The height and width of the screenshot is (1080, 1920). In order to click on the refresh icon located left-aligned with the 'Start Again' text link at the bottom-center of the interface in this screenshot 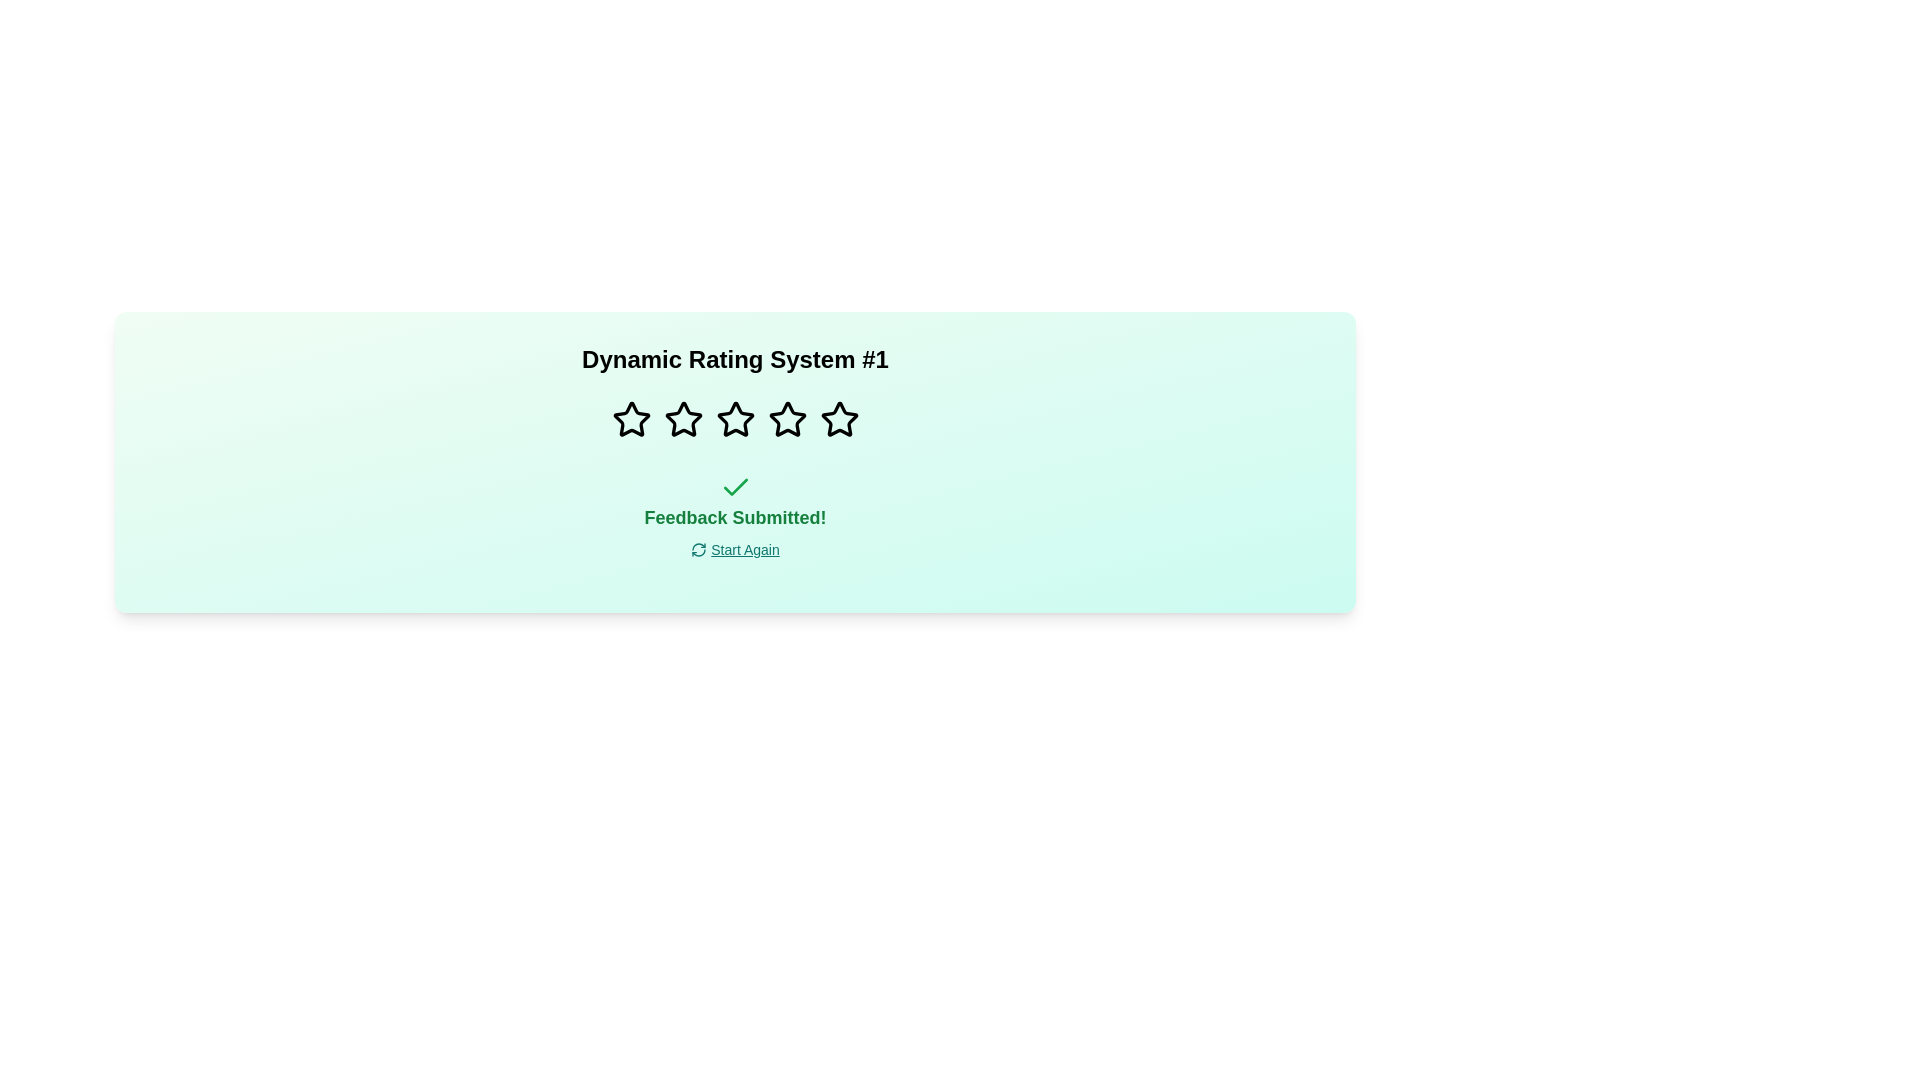, I will do `click(699, 550)`.